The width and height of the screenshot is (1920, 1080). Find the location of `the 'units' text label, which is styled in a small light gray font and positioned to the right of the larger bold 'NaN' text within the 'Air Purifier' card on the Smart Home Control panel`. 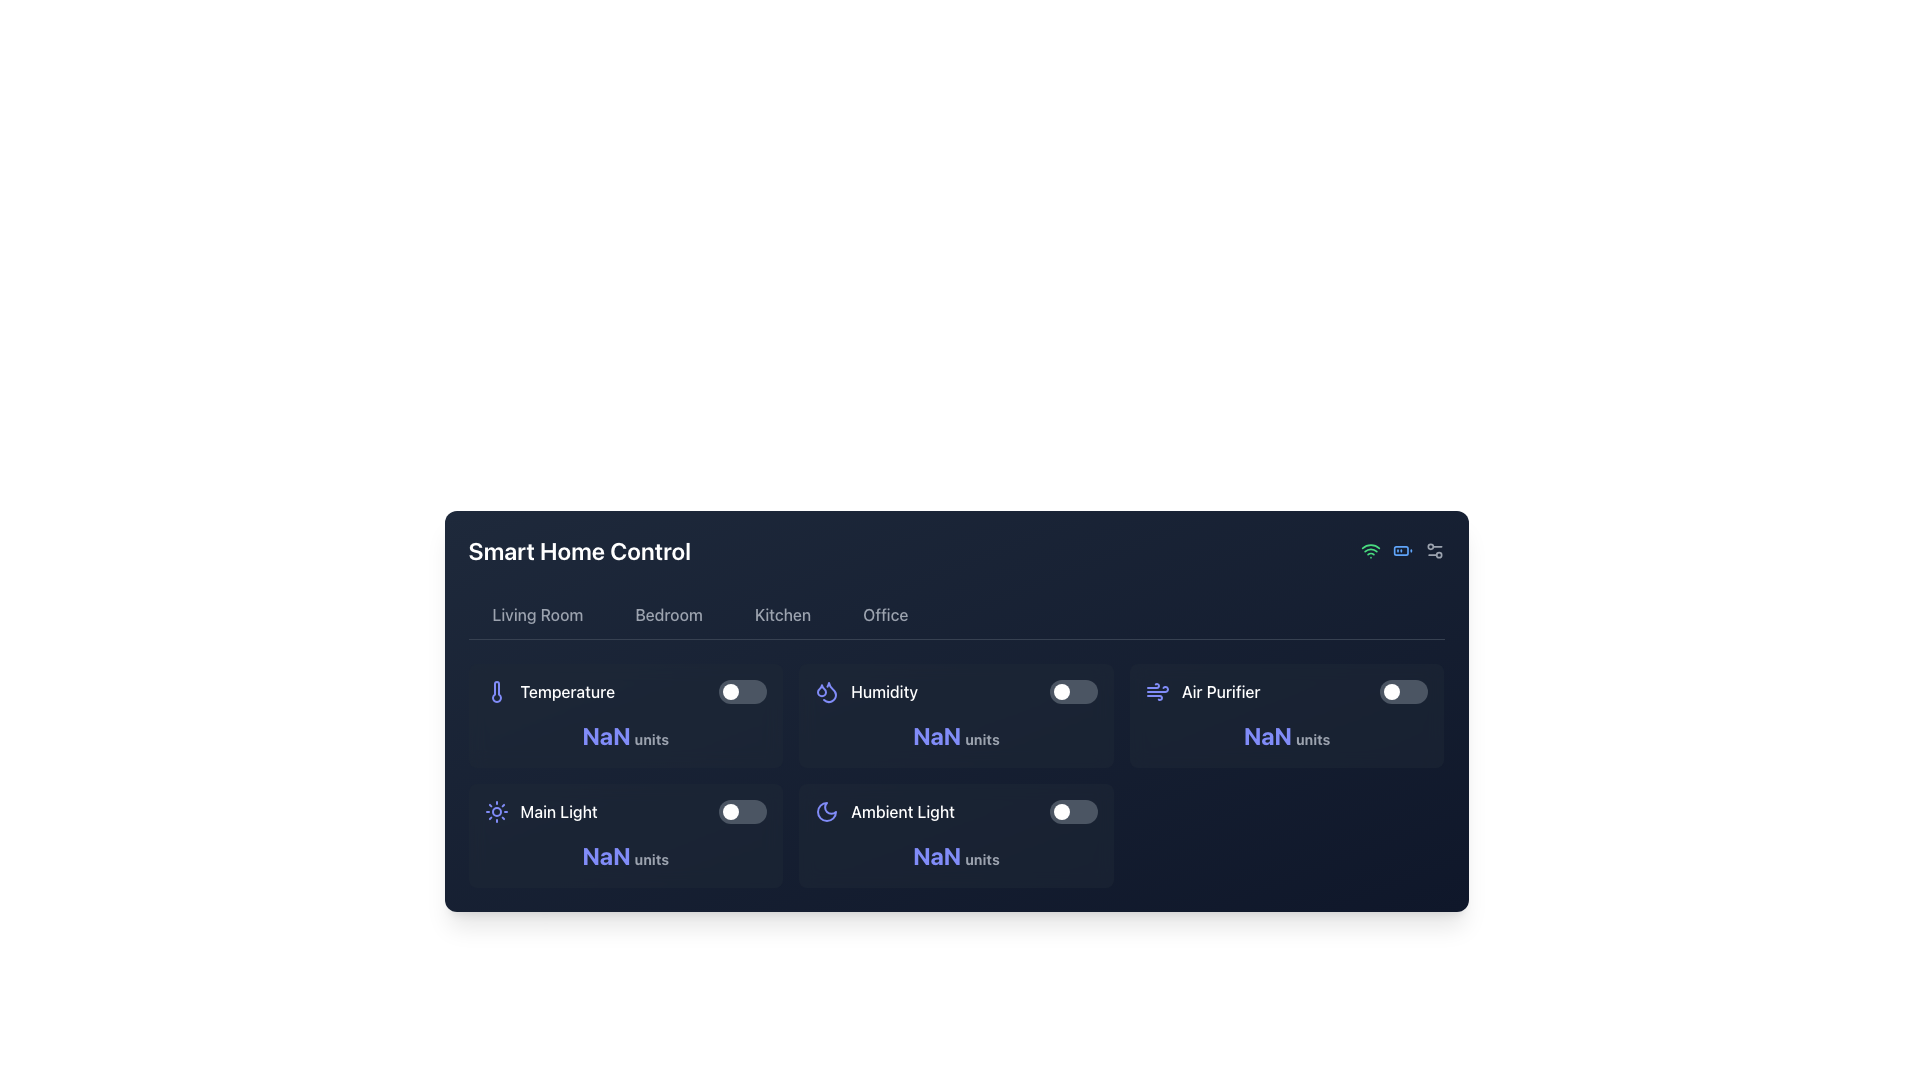

the 'units' text label, which is styled in a small light gray font and positioned to the right of the larger bold 'NaN' text within the 'Air Purifier' card on the Smart Home Control panel is located at coordinates (1313, 739).